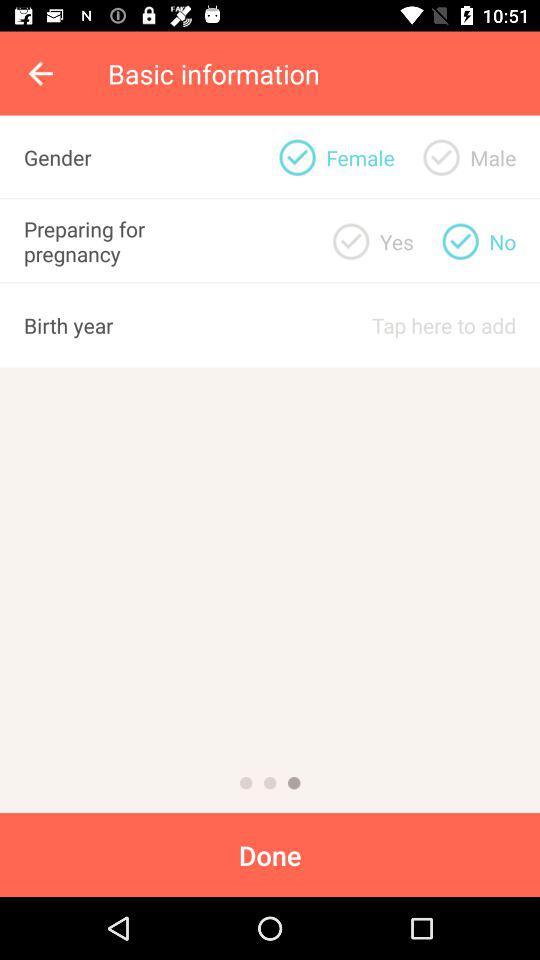  What do you see at coordinates (296, 156) in the screenshot?
I see `the item next to the yes item` at bounding box center [296, 156].